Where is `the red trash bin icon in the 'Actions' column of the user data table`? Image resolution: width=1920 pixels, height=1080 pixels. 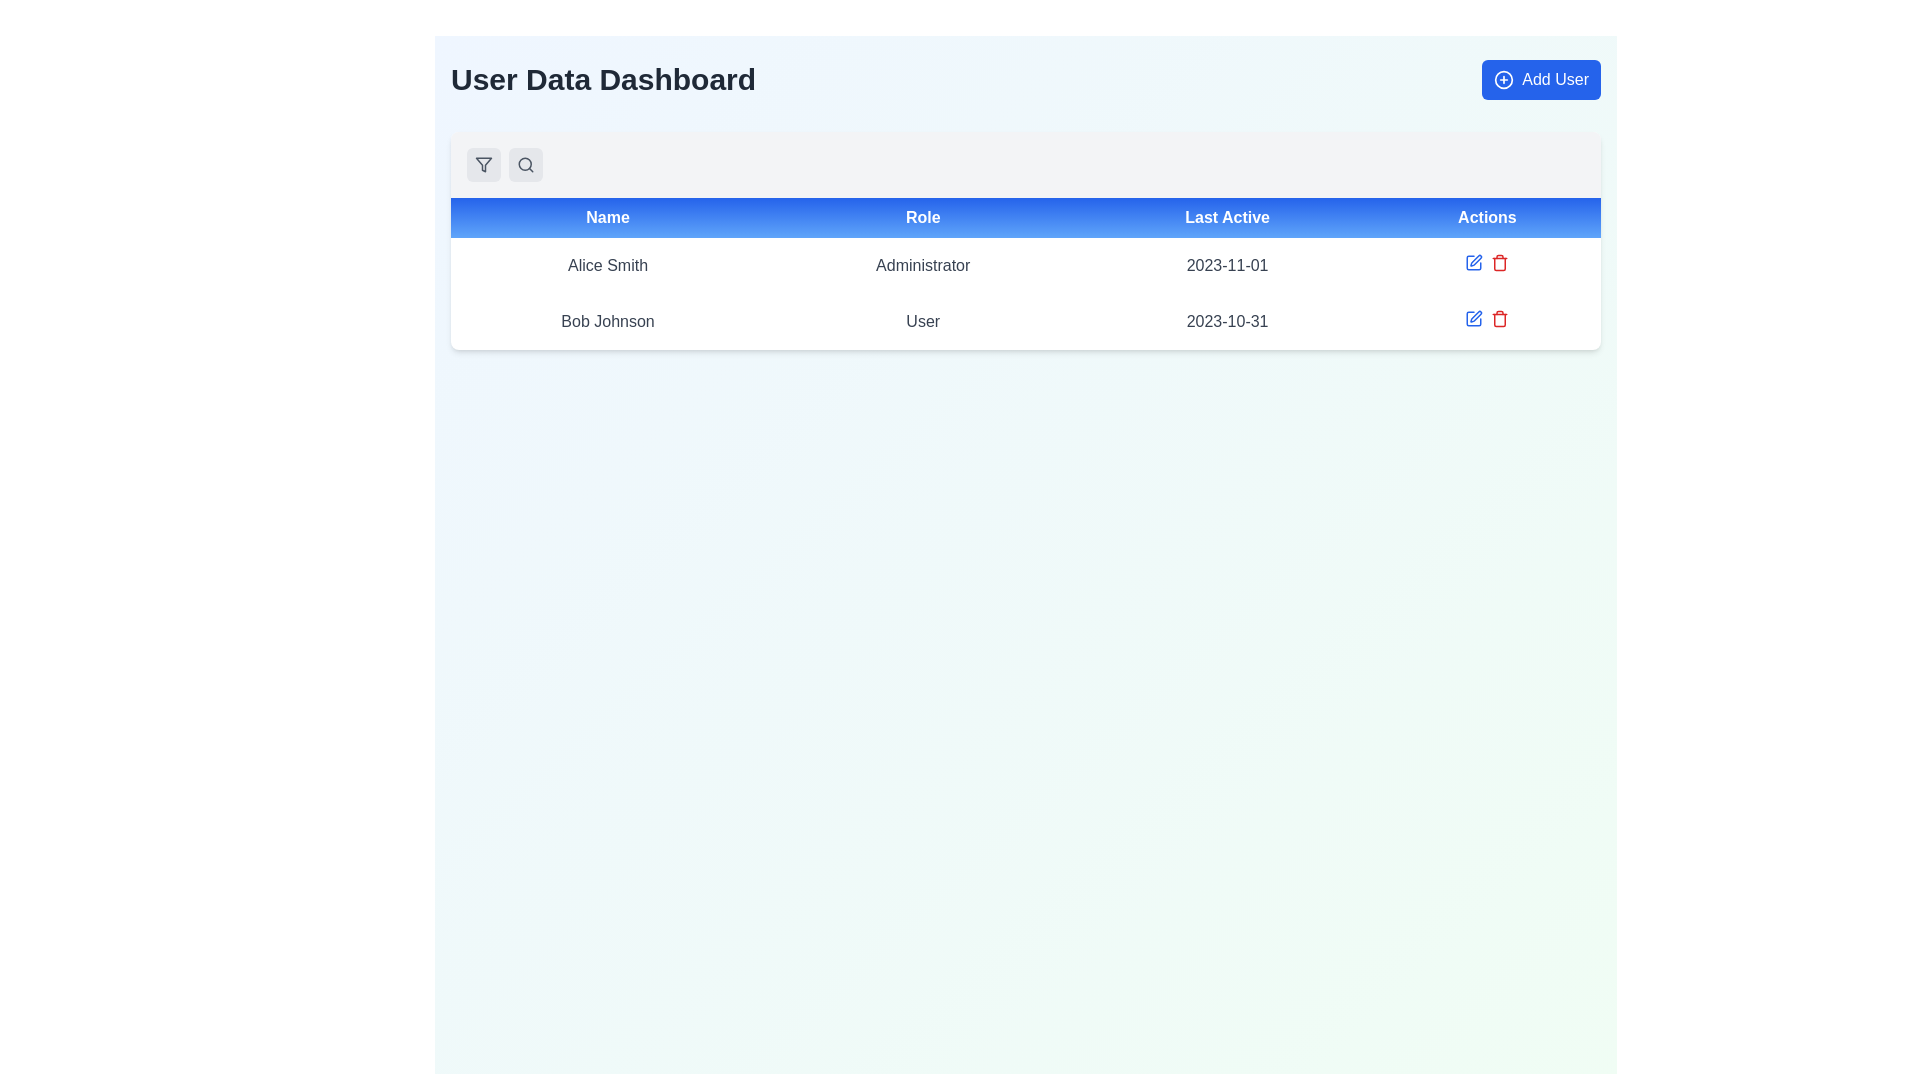 the red trash bin icon in the 'Actions' column of the user data table is located at coordinates (1499, 318).